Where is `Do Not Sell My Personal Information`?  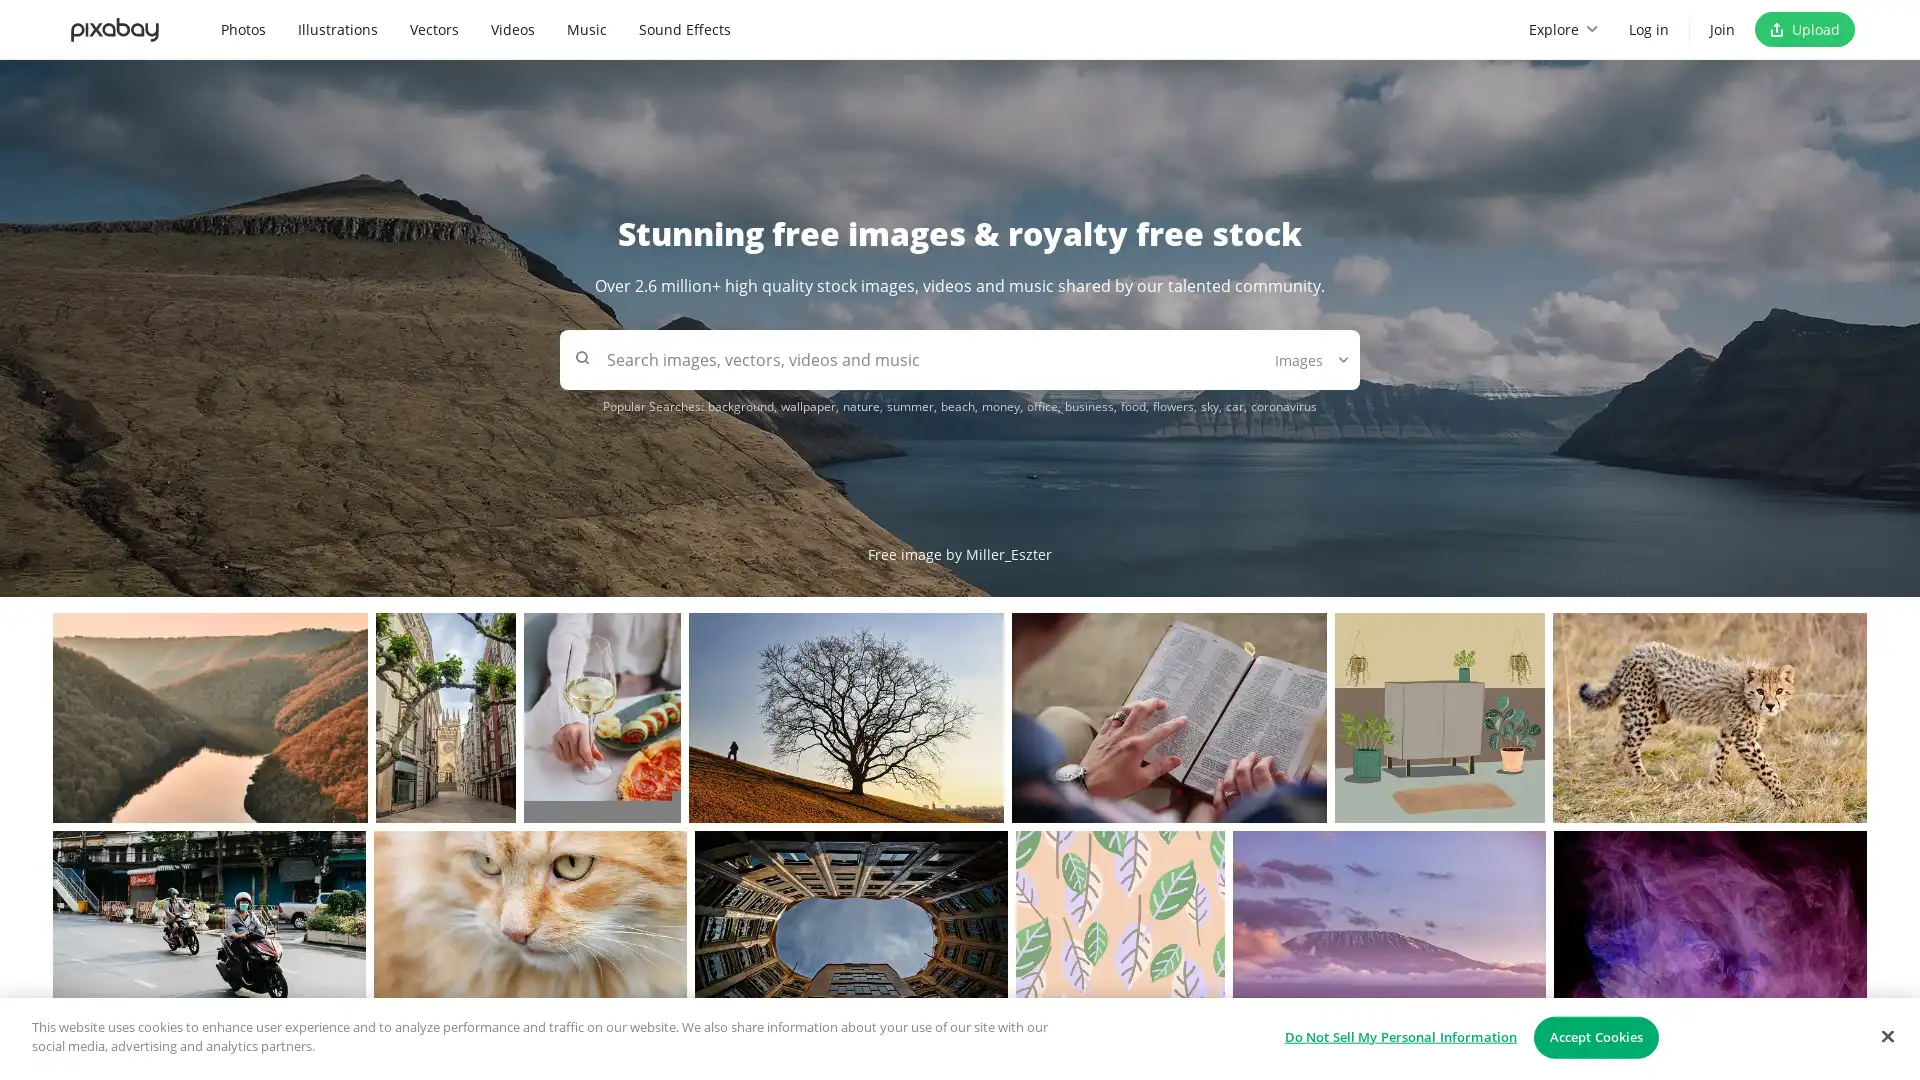
Do Not Sell My Personal Information is located at coordinates (1399, 1036).